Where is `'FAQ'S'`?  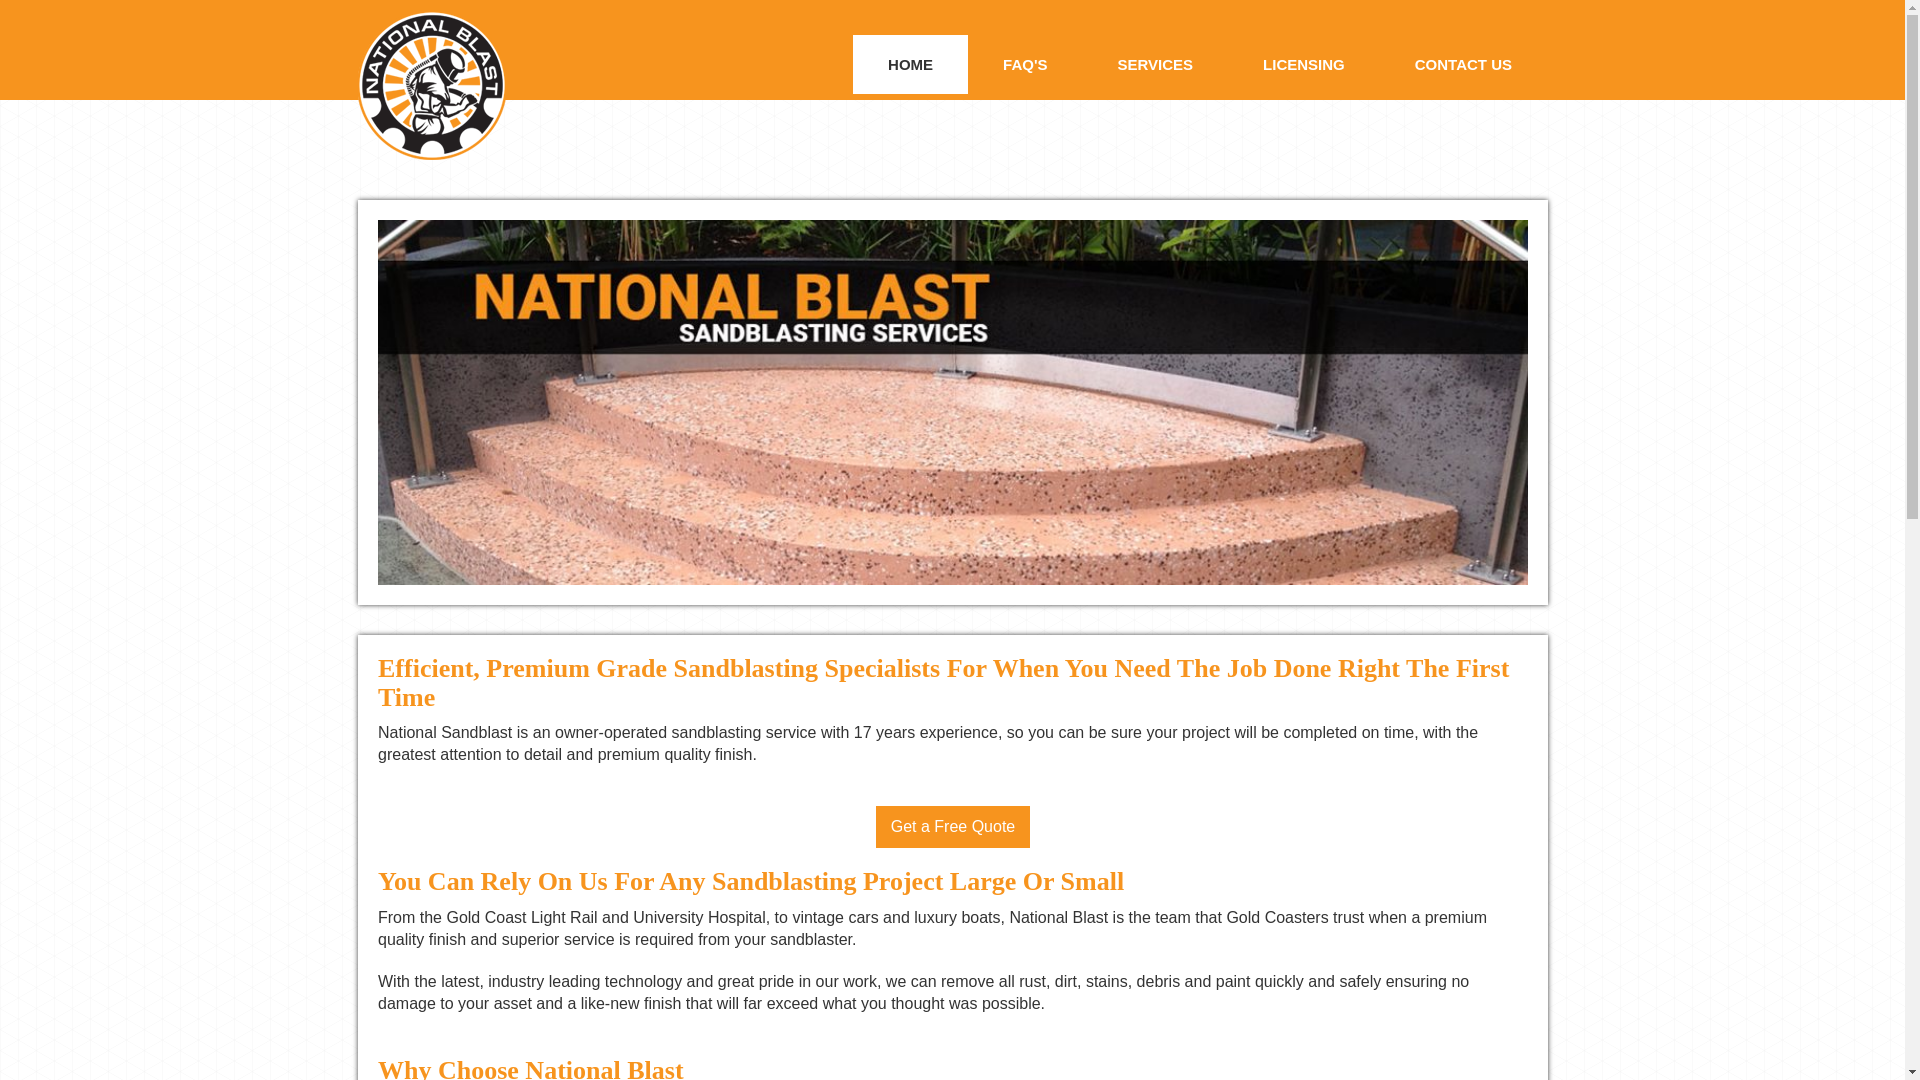
'FAQ'S' is located at coordinates (1025, 63).